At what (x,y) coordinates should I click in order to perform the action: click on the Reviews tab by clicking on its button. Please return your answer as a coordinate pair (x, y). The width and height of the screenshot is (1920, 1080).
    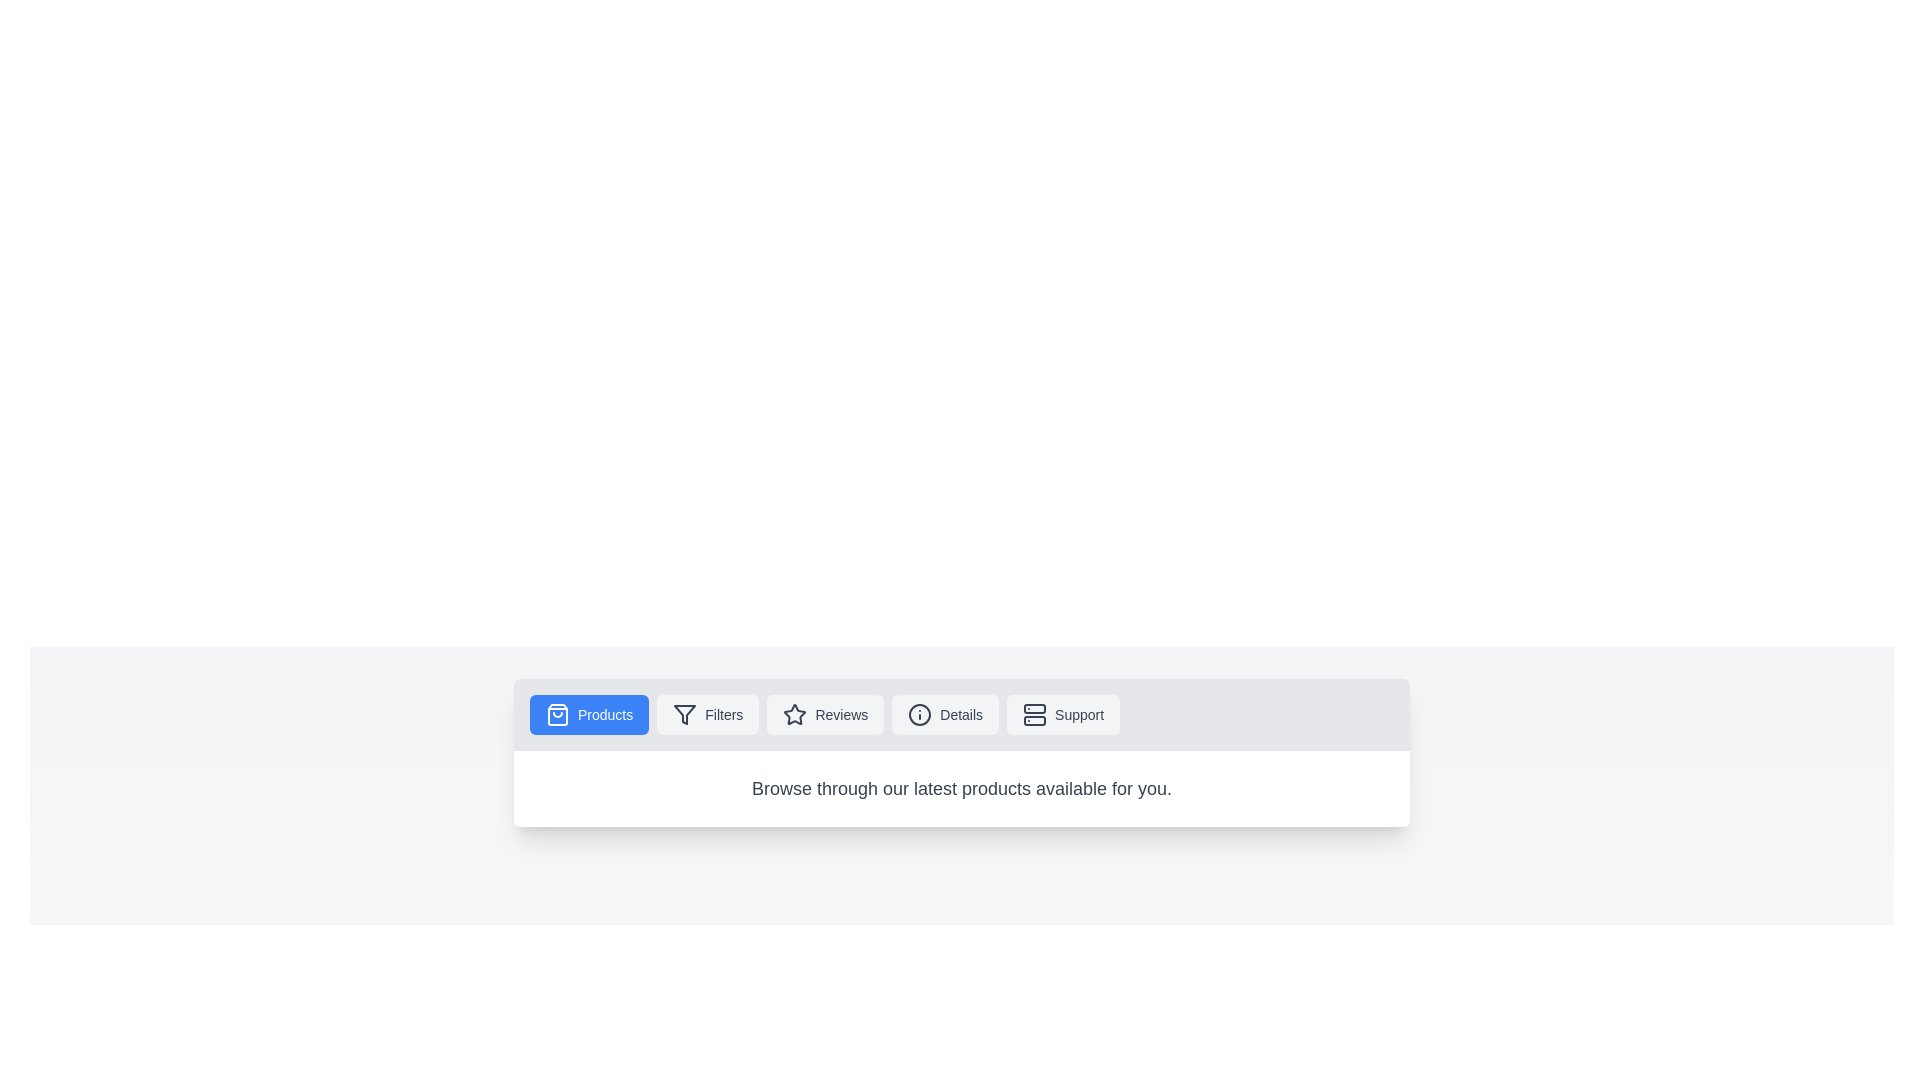
    Looking at the image, I should click on (825, 713).